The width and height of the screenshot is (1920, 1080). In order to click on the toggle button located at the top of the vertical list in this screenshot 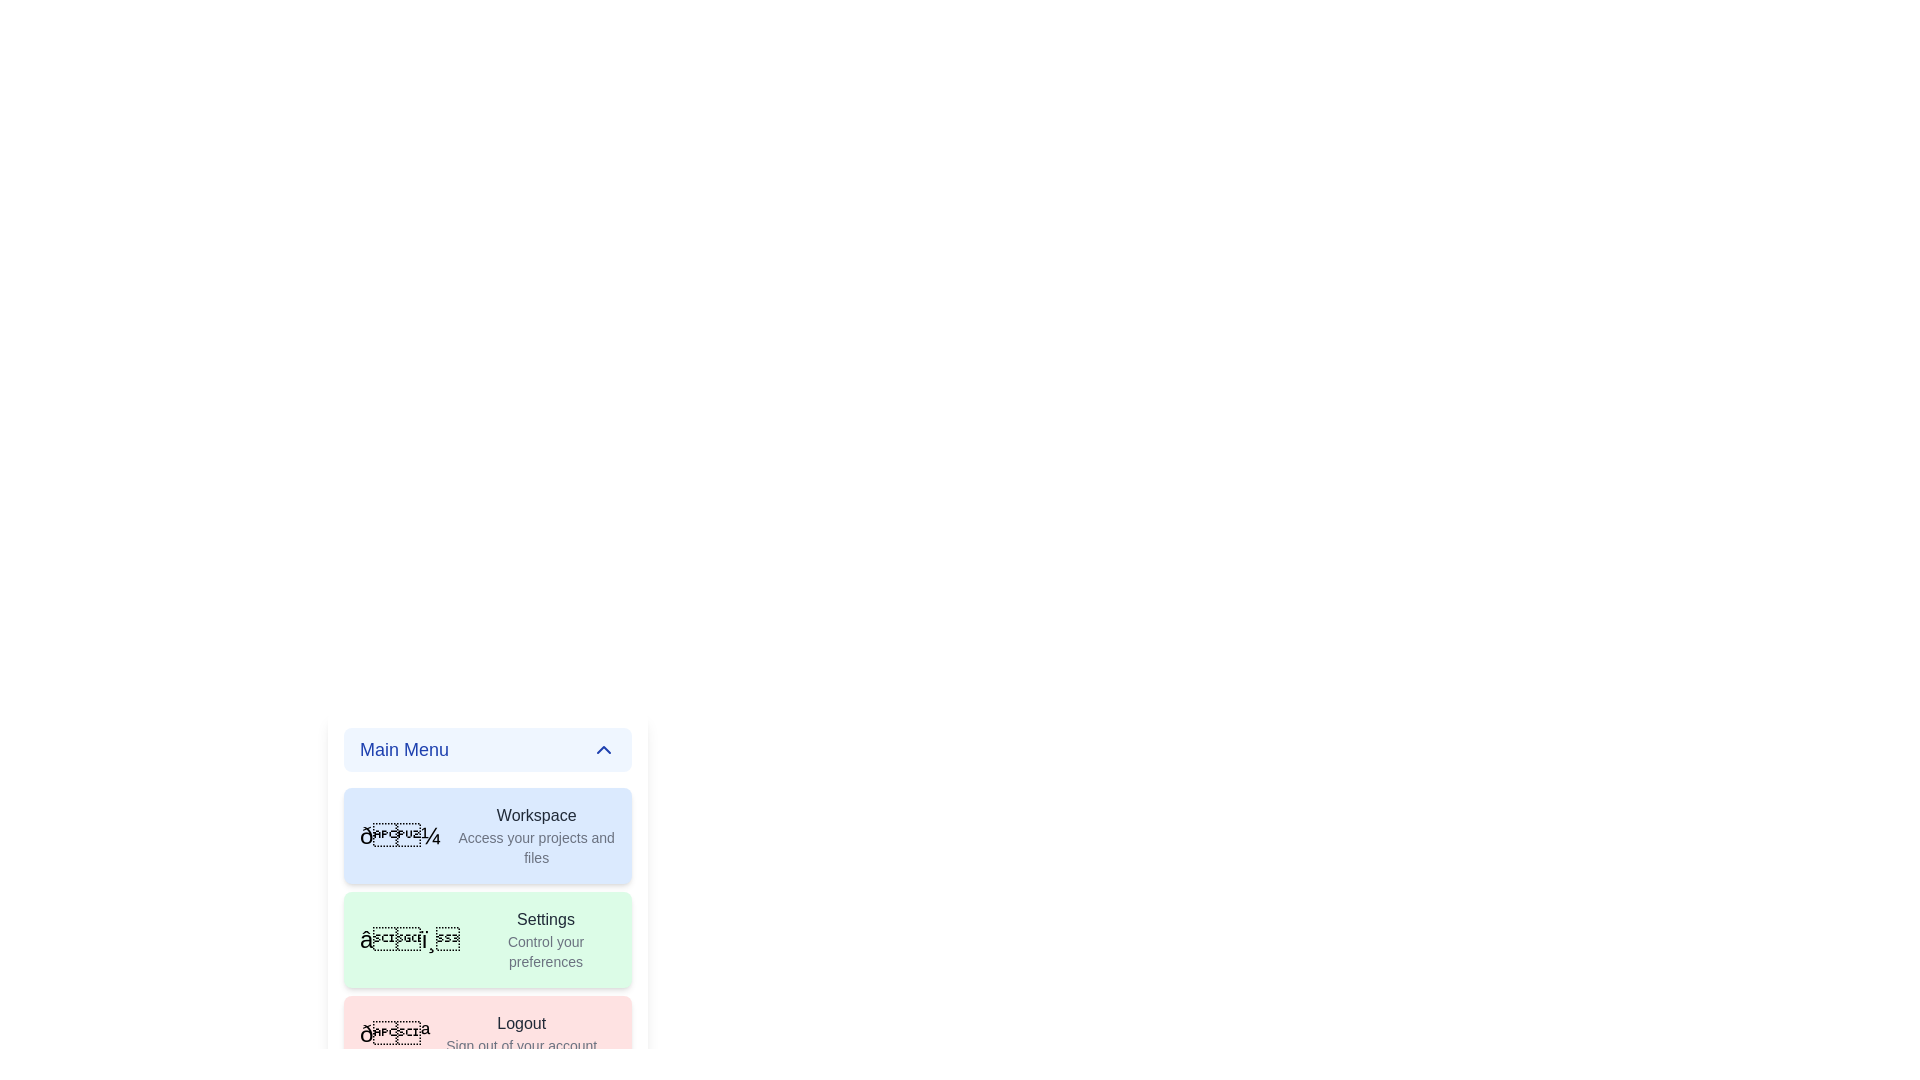, I will do `click(488, 749)`.